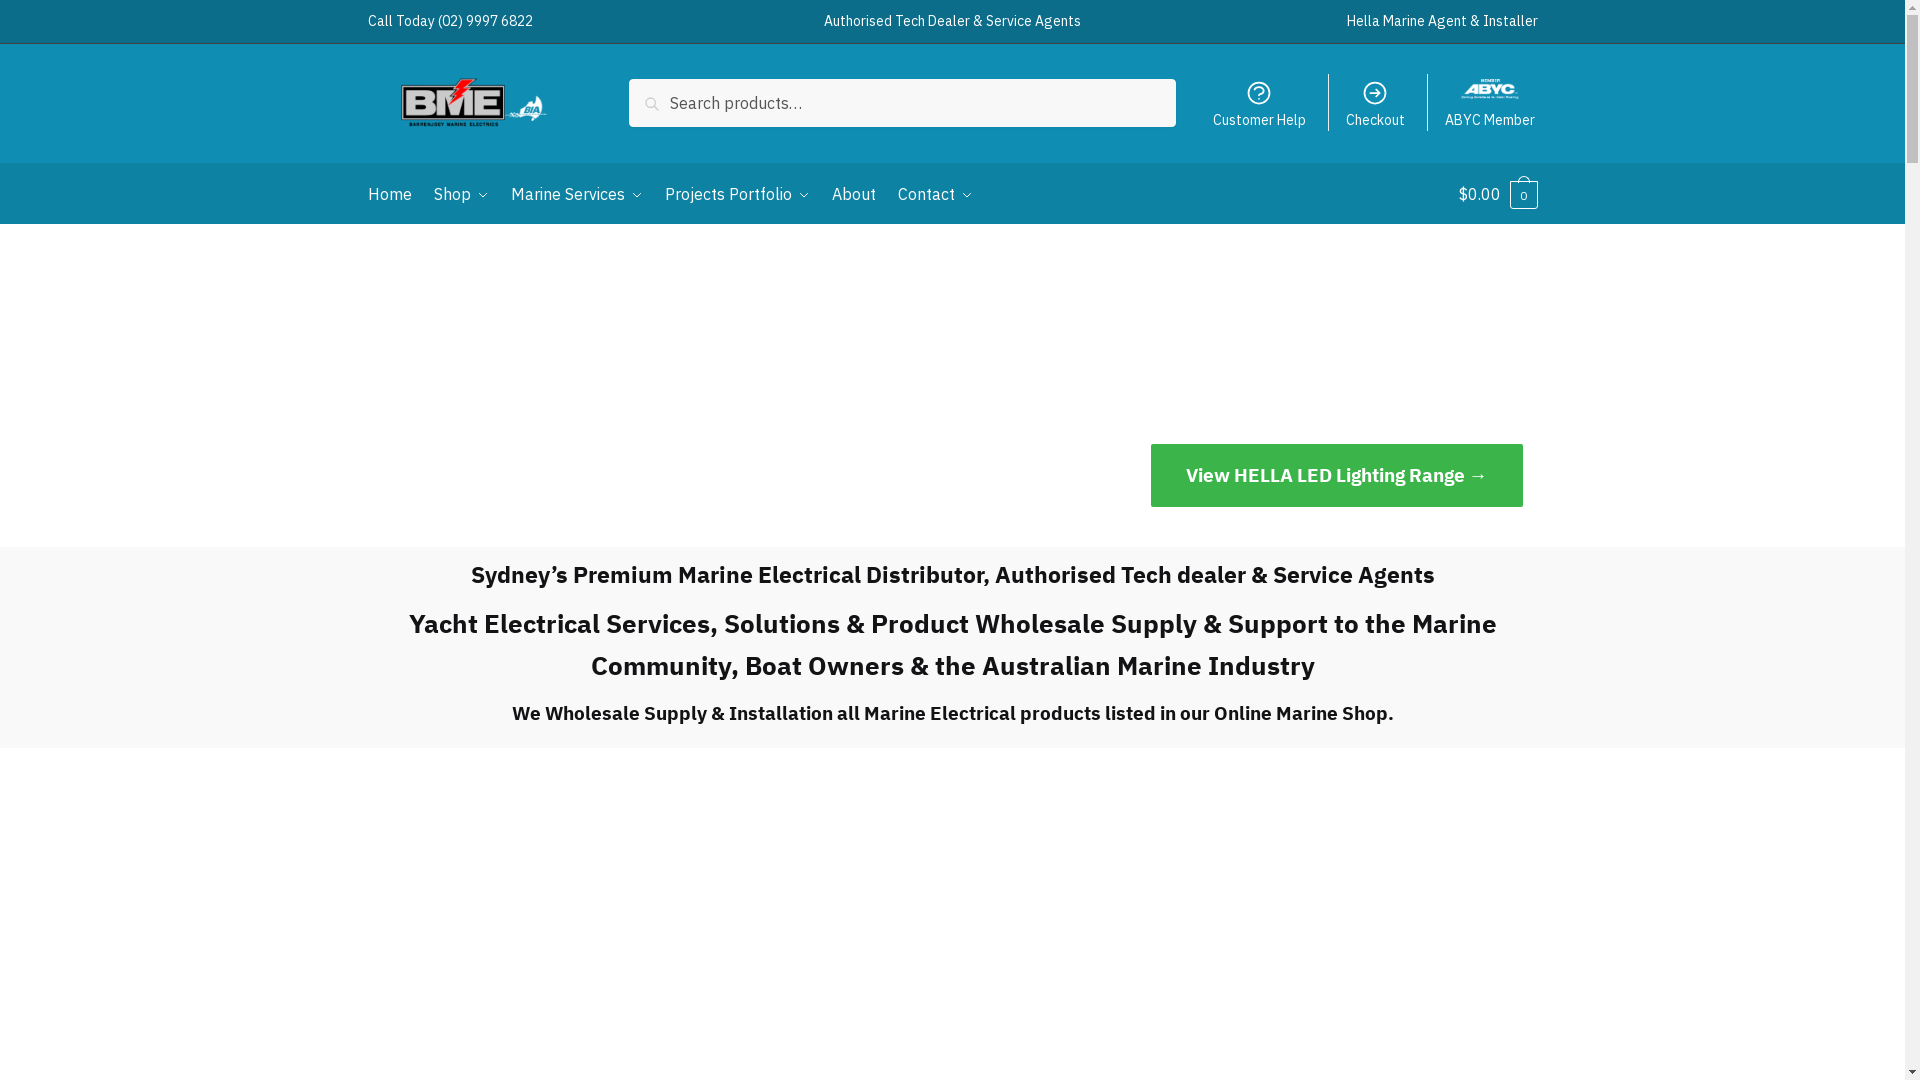 The image size is (1920, 1080). Describe the element at coordinates (1375, 103) in the screenshot. I see `'Checkout'` at that location.